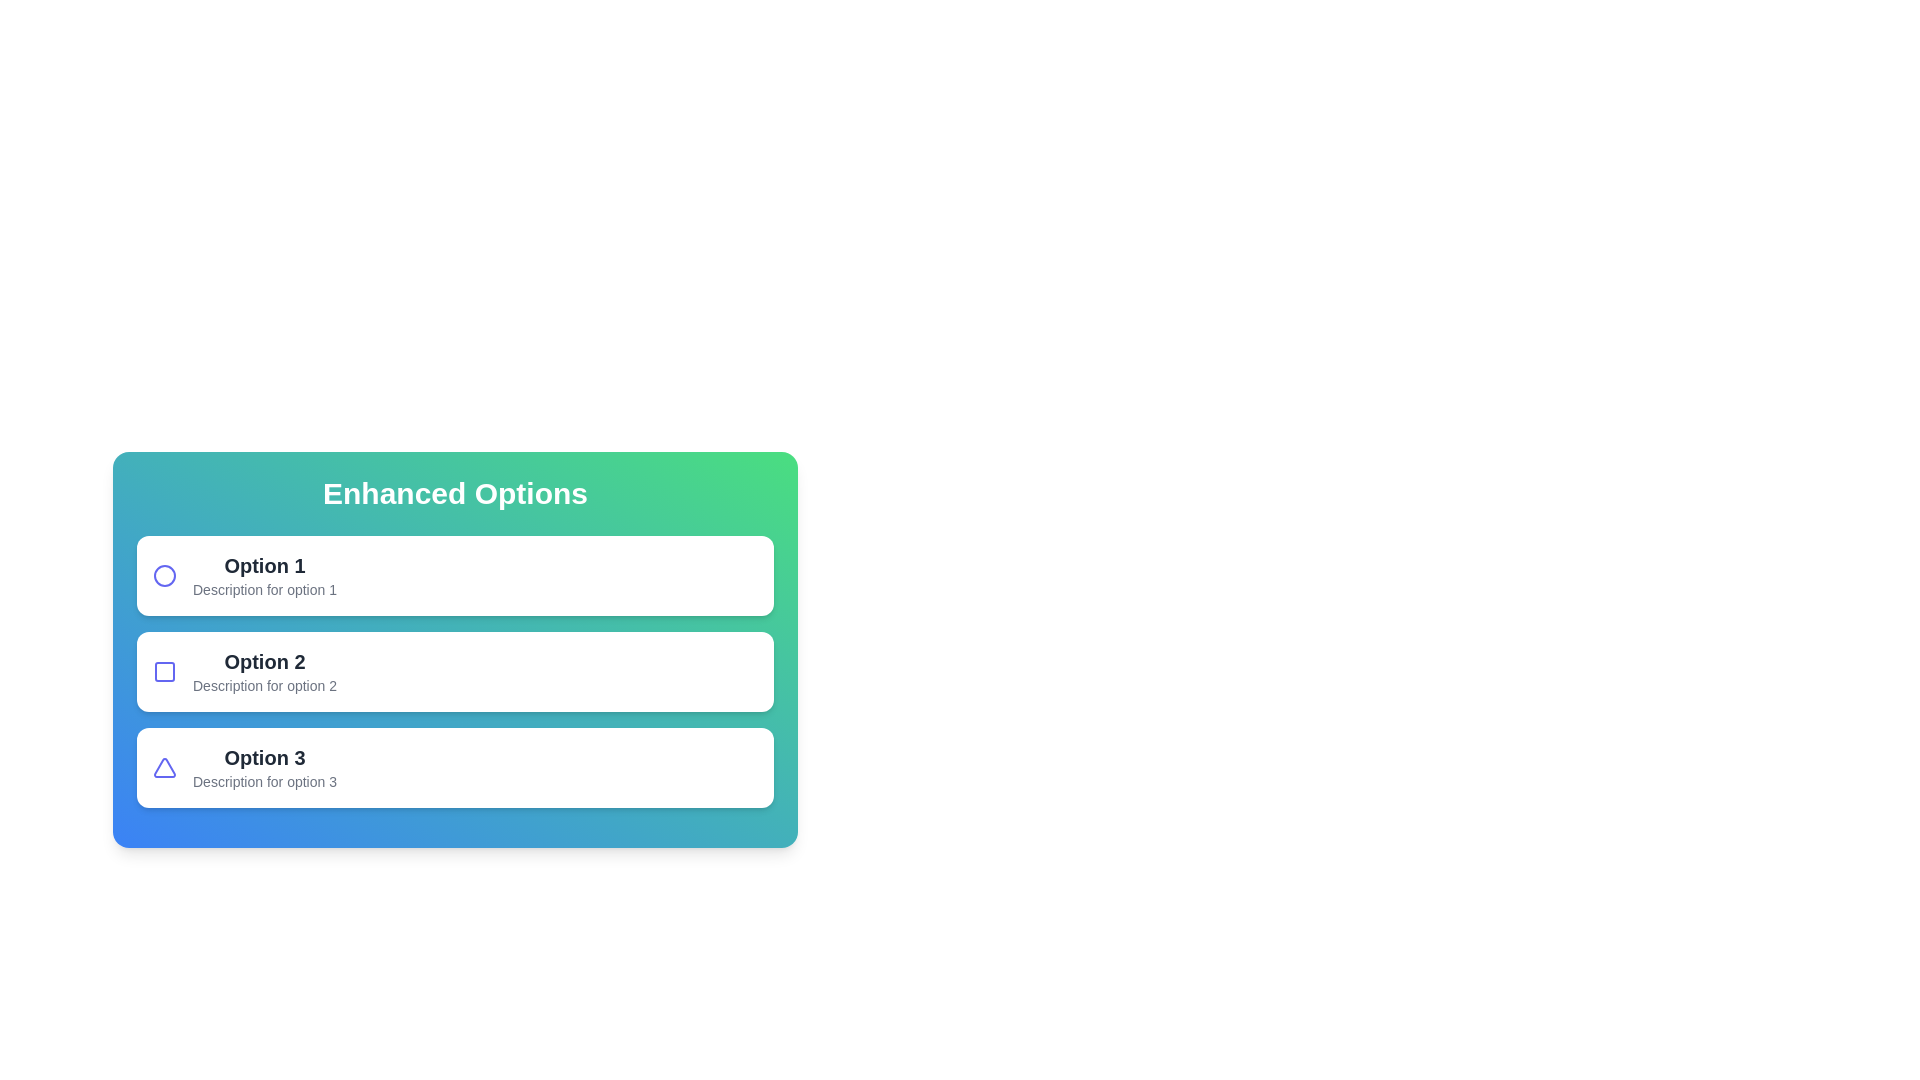 Image resolution: width=1920 pixels, height=1080 pixels. I want to click on the icon associated with the 'Option 2' section, located on the left side of its row in a vertical list of options, so click(164, 671).